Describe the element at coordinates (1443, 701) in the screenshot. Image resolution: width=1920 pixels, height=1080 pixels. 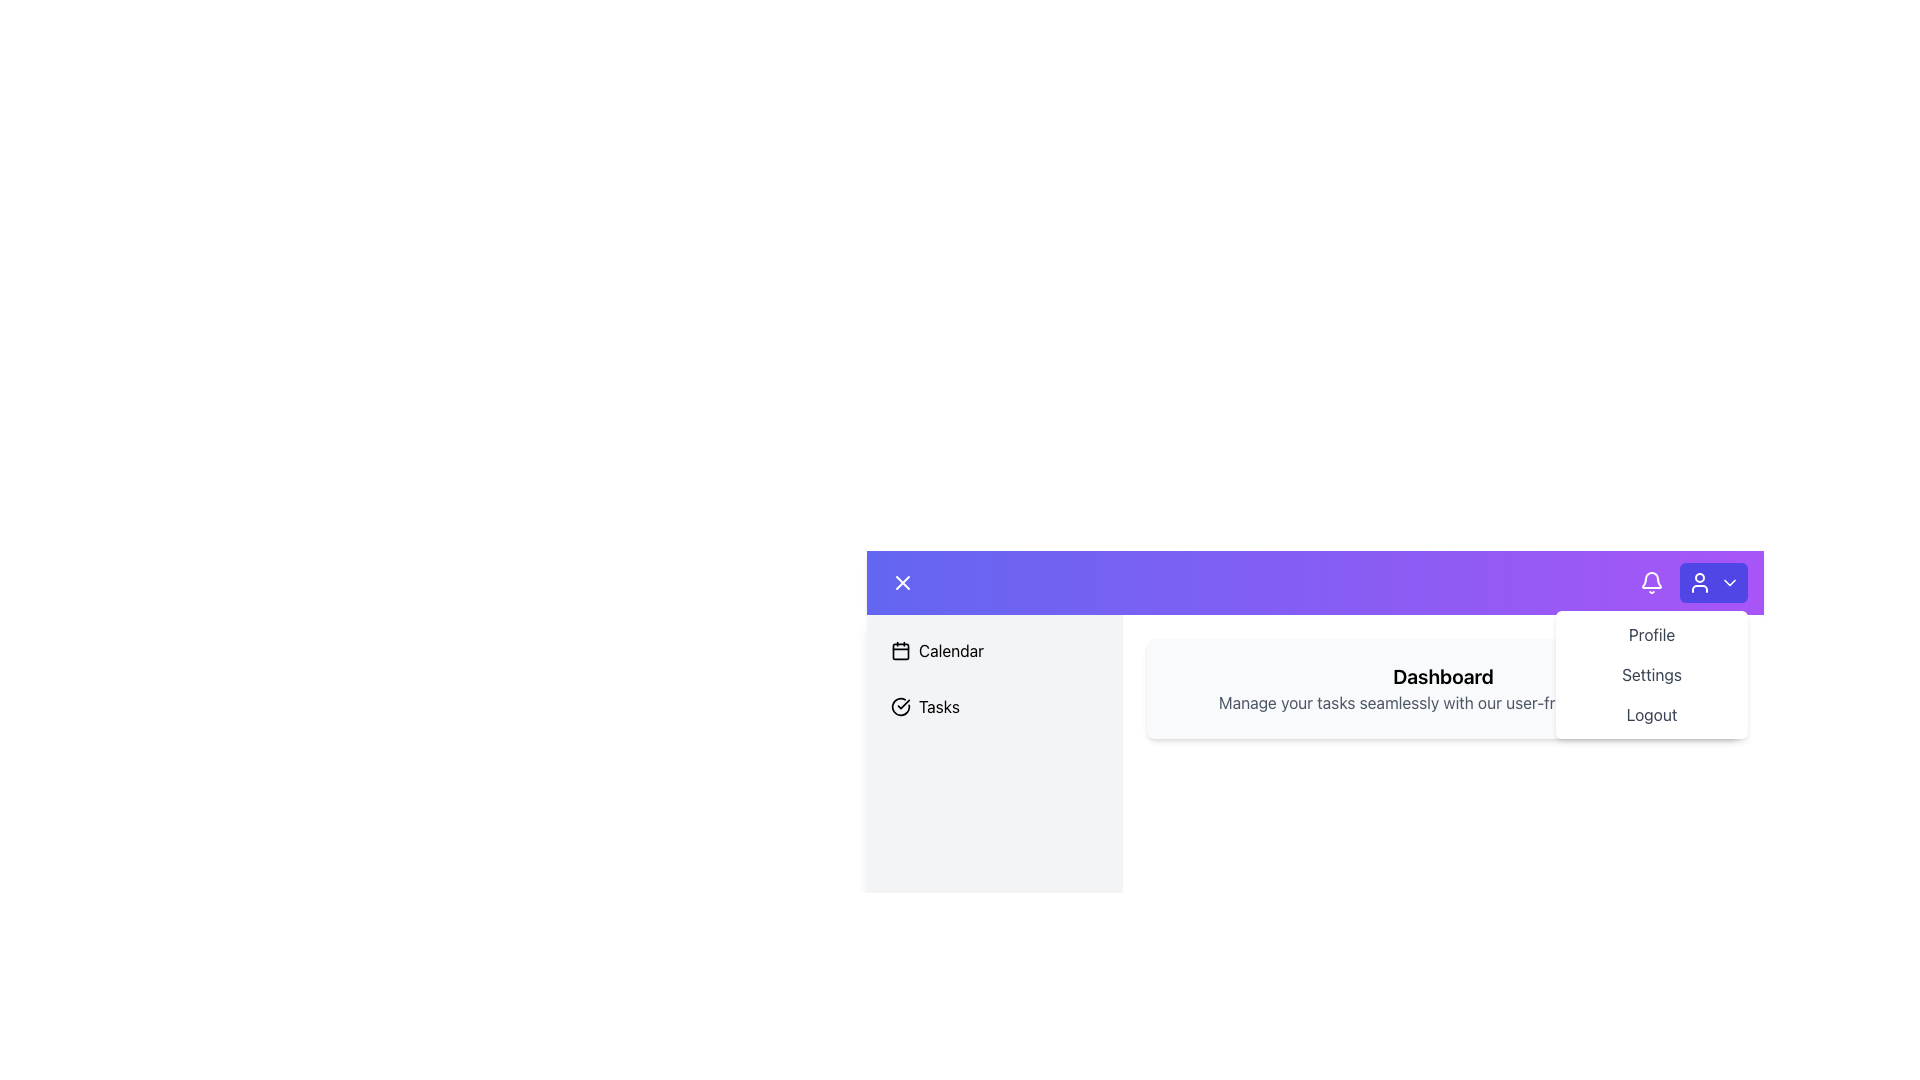
I see `the non-interactive text display that shows the message 'Manage your tasks seamlessly with our user-friendly platform.' This text is styled with gray font color and is positioned below the header 'Dashboard.'` at that location.